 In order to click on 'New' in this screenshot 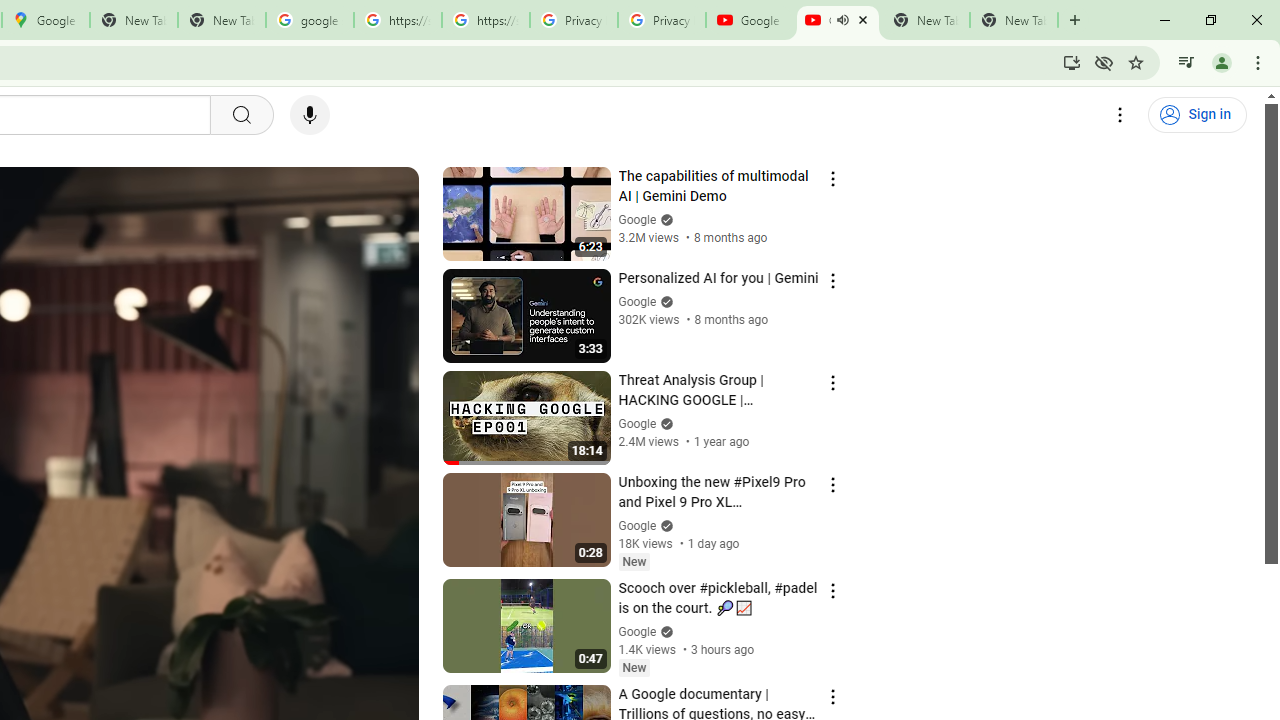, I will do `click(633, 667)`.